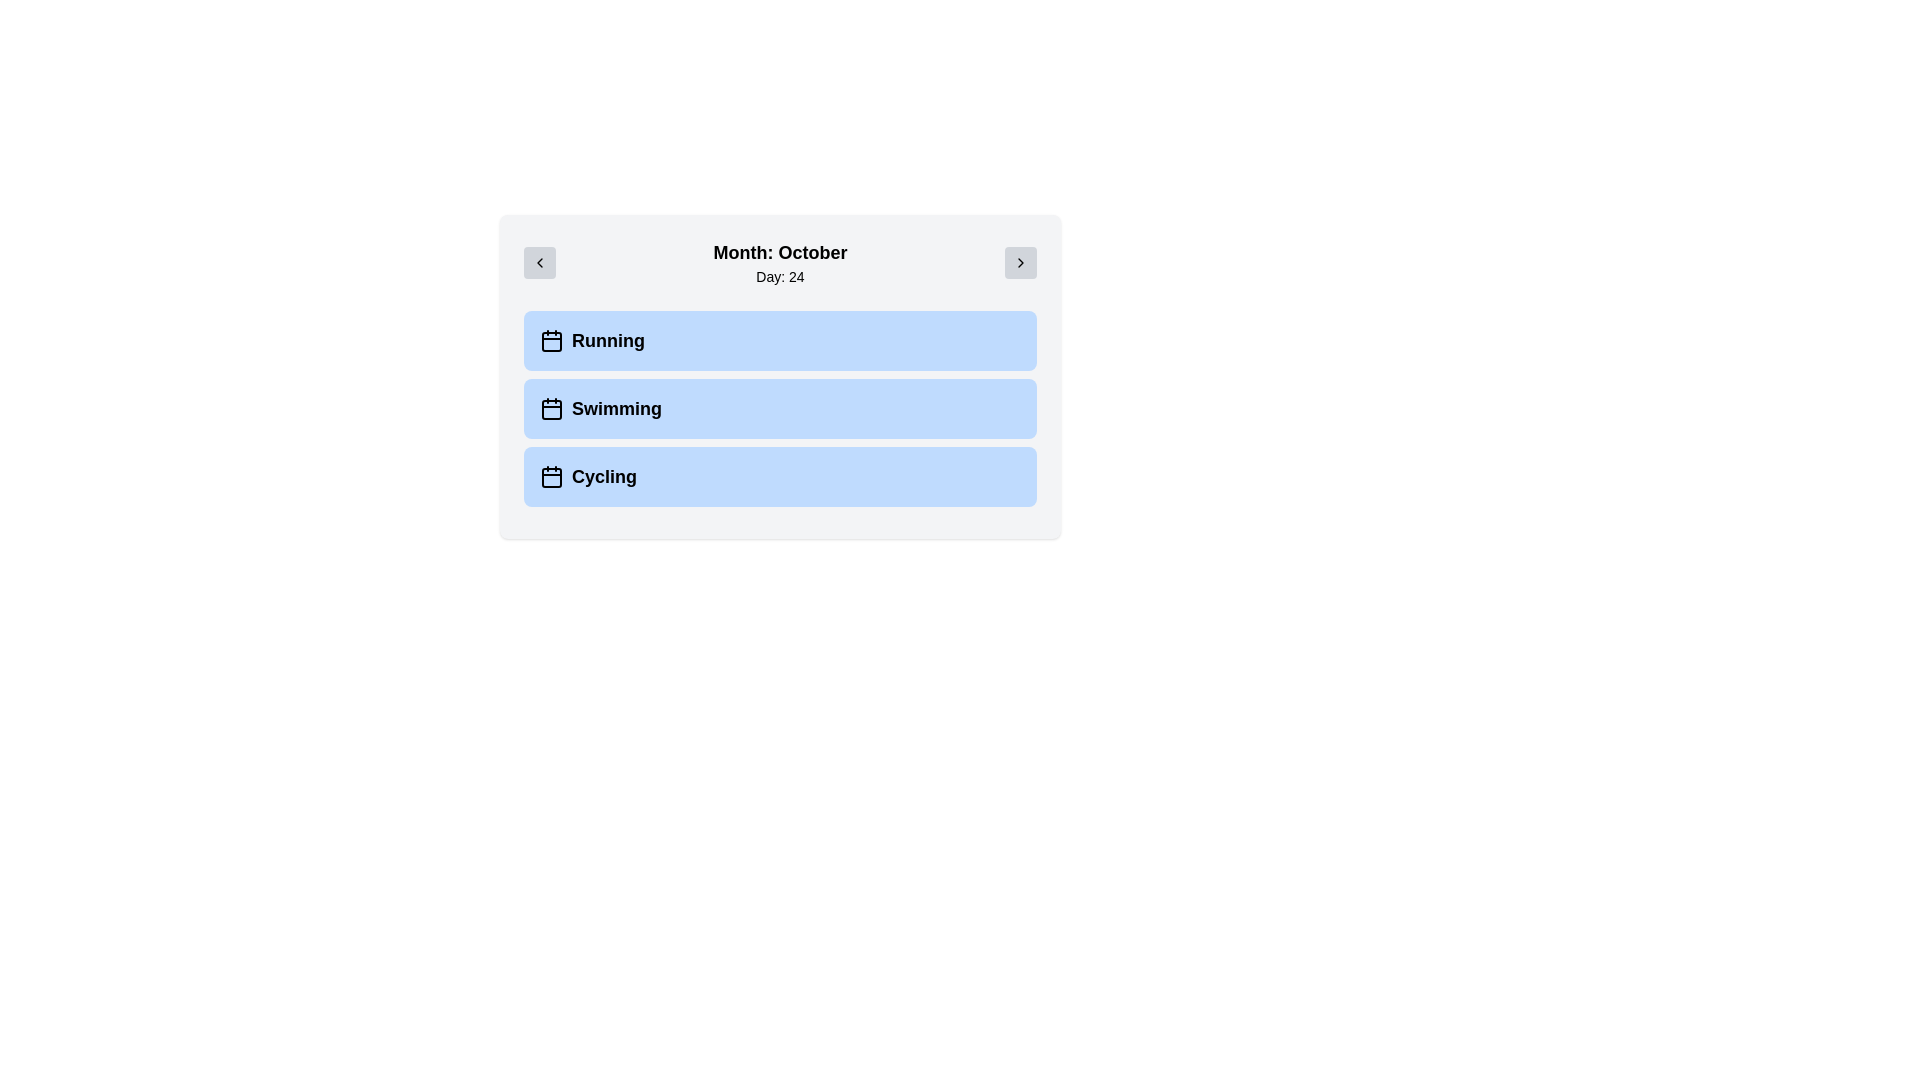  I want to click on the Decorative calendar icon associated with the 'Swimming' task, which is positioned centrally below the 'Running' icon and above the 'Cycling' icon, so click(552, 408).